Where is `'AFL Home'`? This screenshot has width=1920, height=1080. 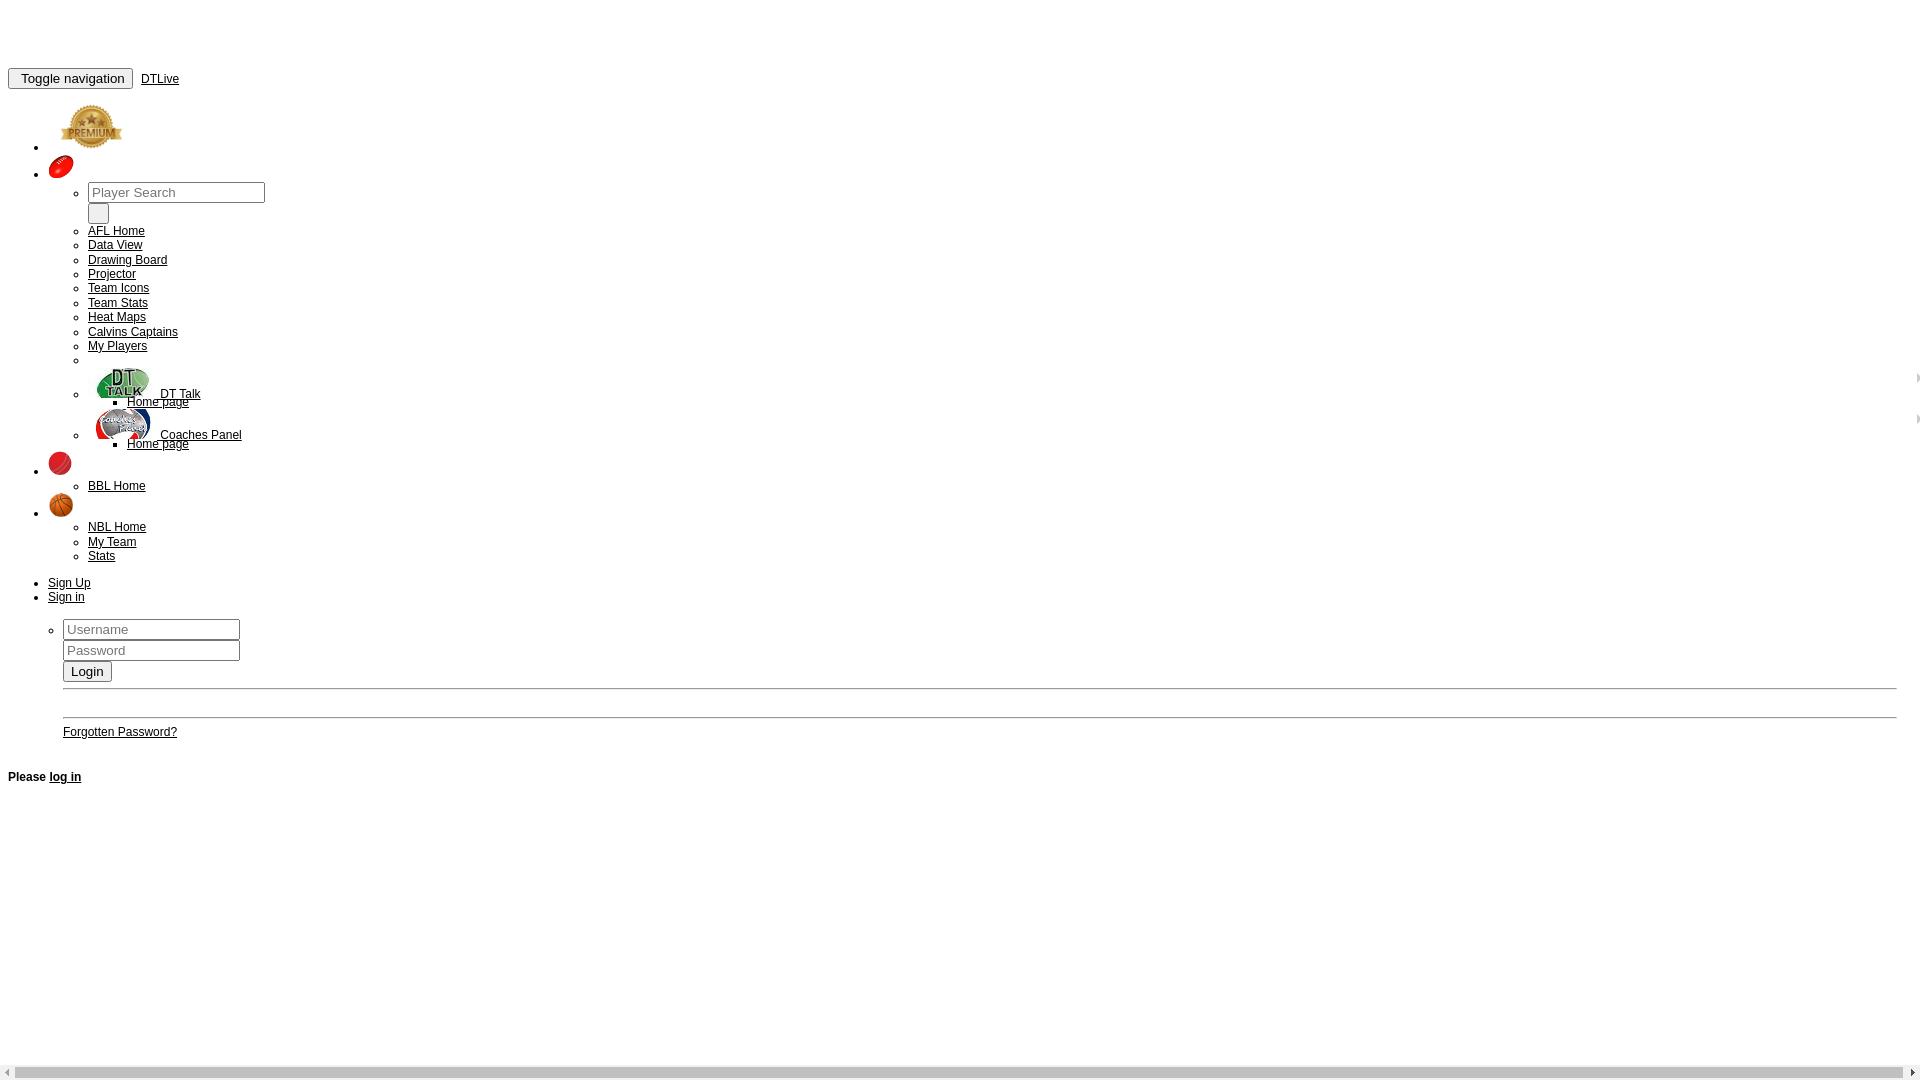
'AFL Home' is located at coordinates (115, 230).